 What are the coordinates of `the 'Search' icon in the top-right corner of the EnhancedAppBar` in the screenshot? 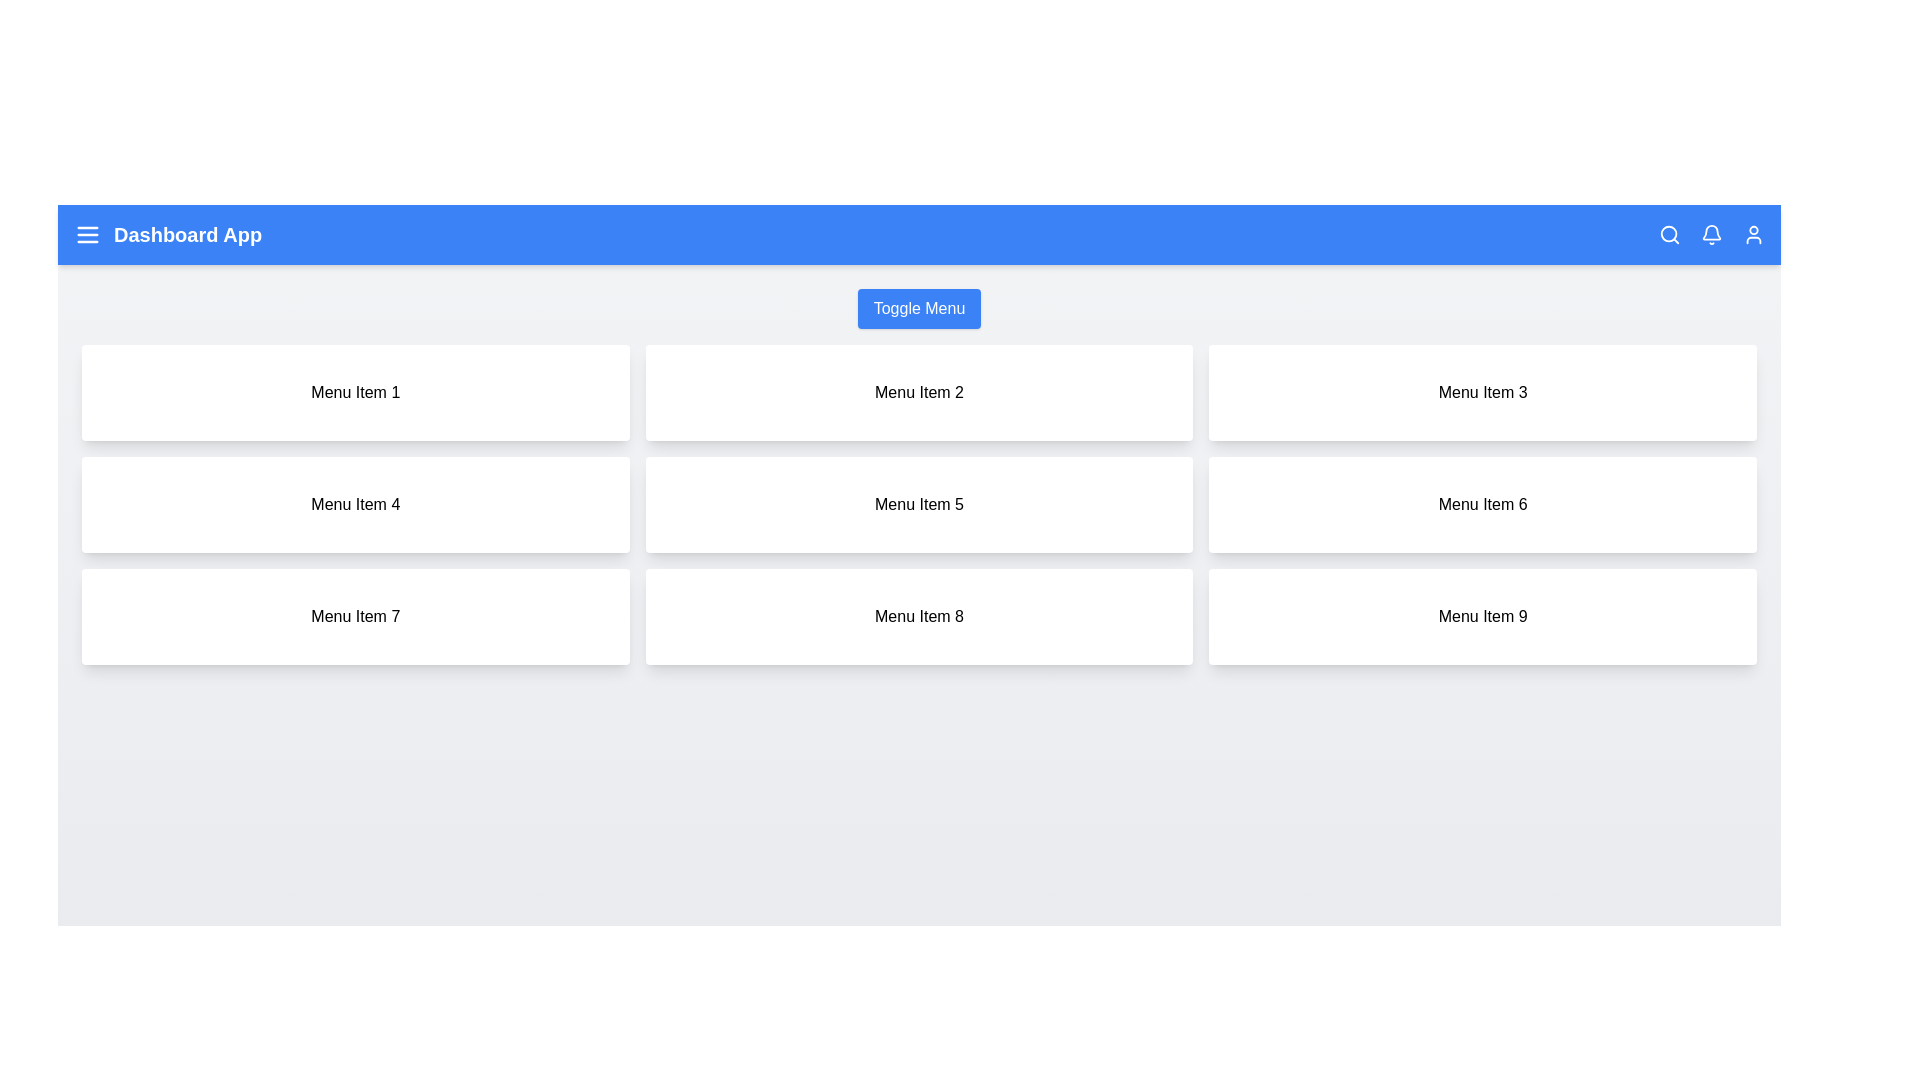 It's located at (1670, 234).